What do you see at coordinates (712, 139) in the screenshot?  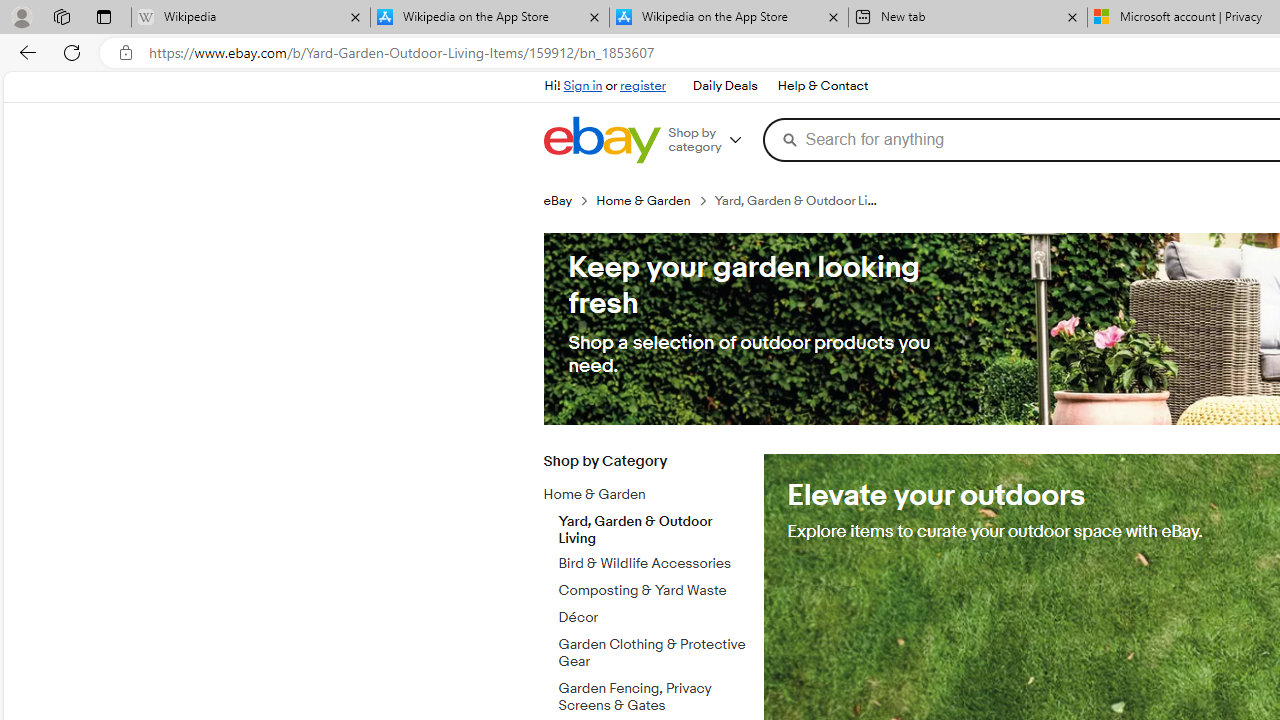 I see `'Shop by category'` at bounding box center [712, 139].